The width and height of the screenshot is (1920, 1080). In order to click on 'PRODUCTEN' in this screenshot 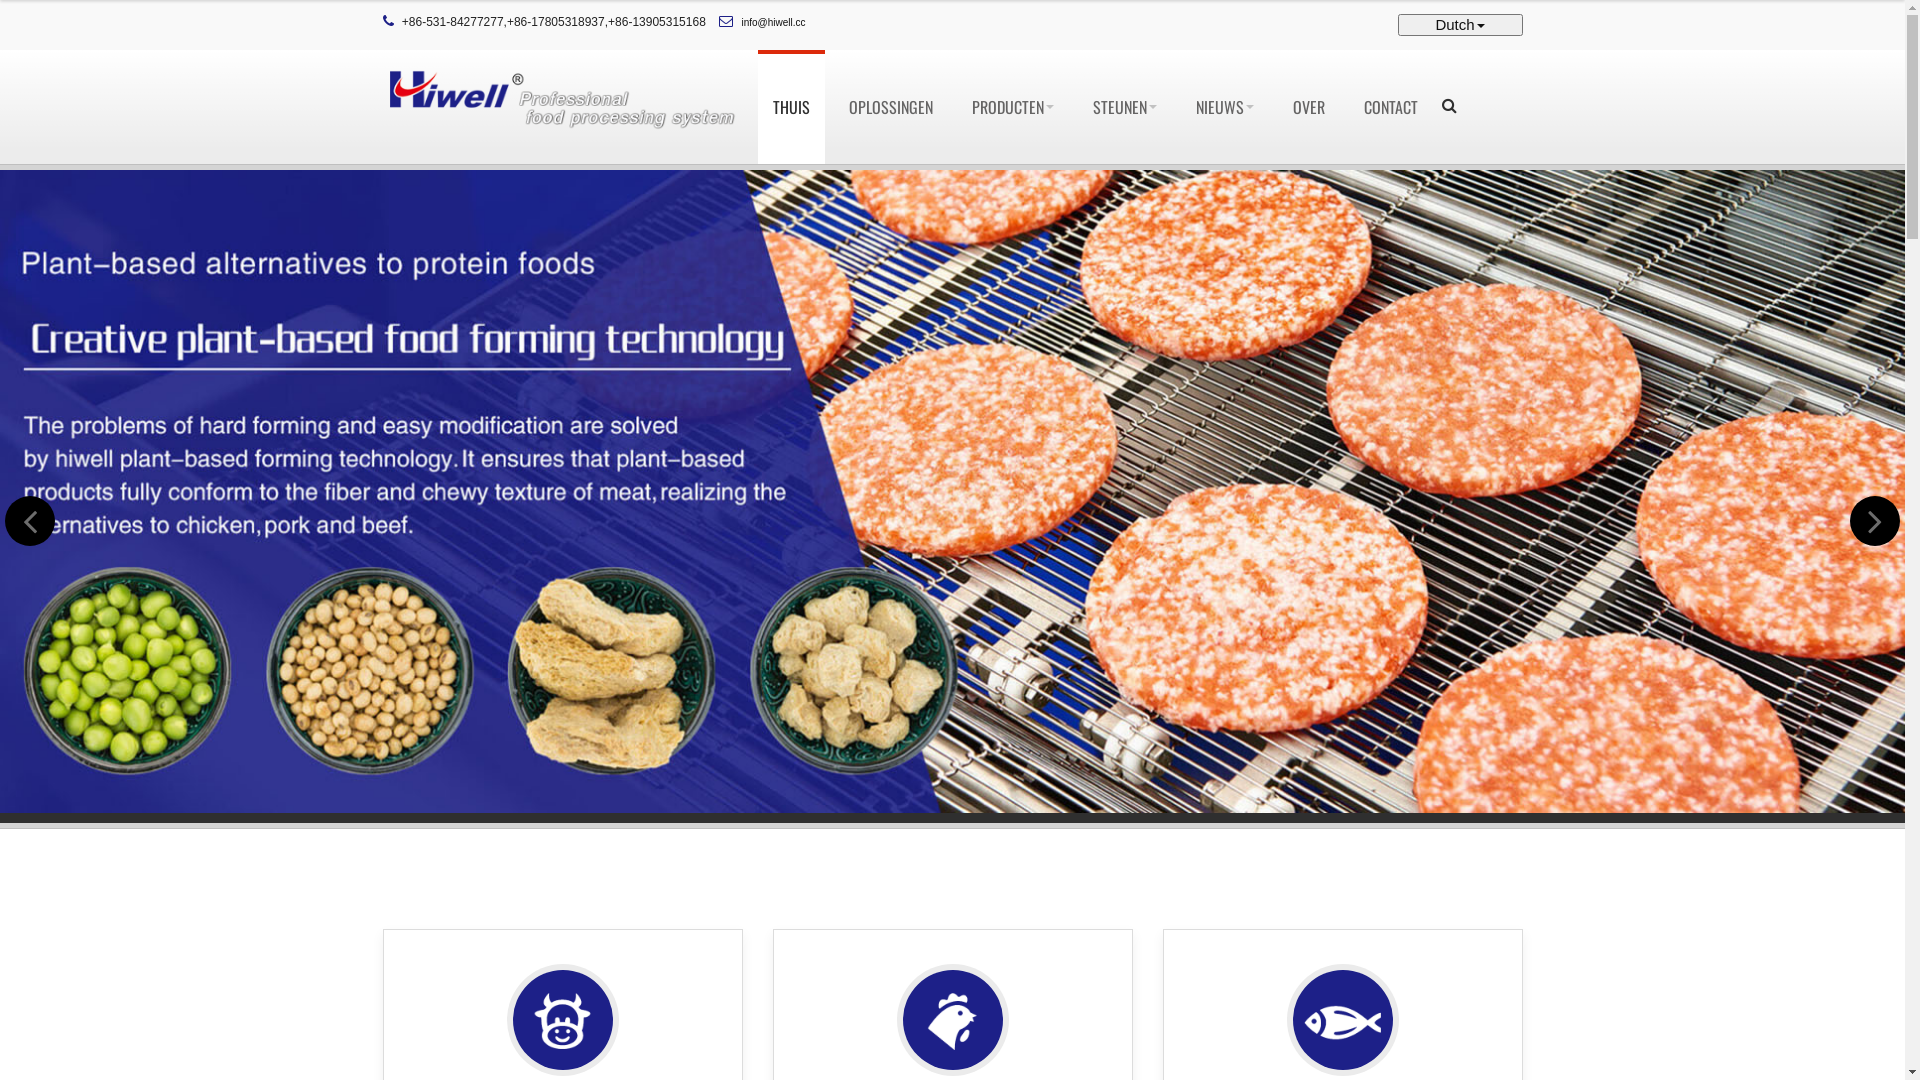, I will do `click(954, 107)`.